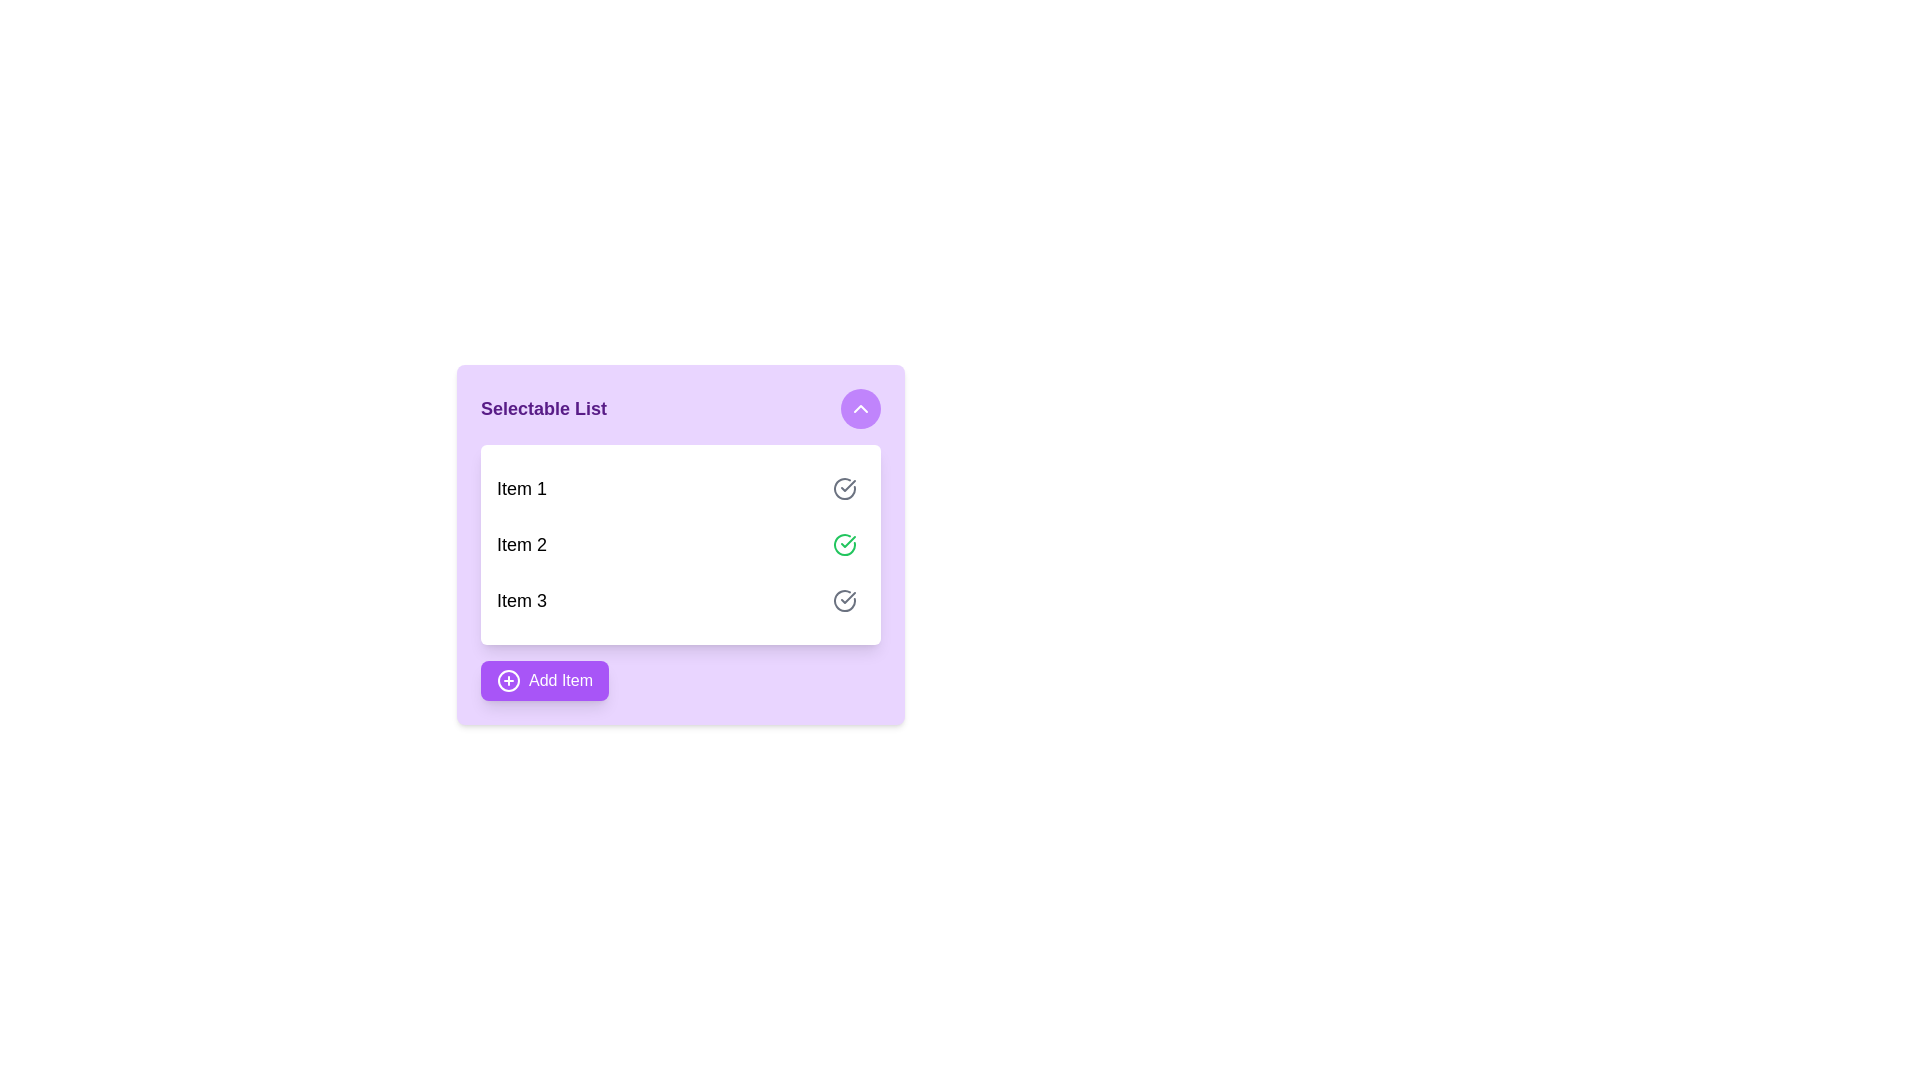 The image size is (1920, 1080). I want to click on the selectable list item representing 'Item 3', so click(681, 600).